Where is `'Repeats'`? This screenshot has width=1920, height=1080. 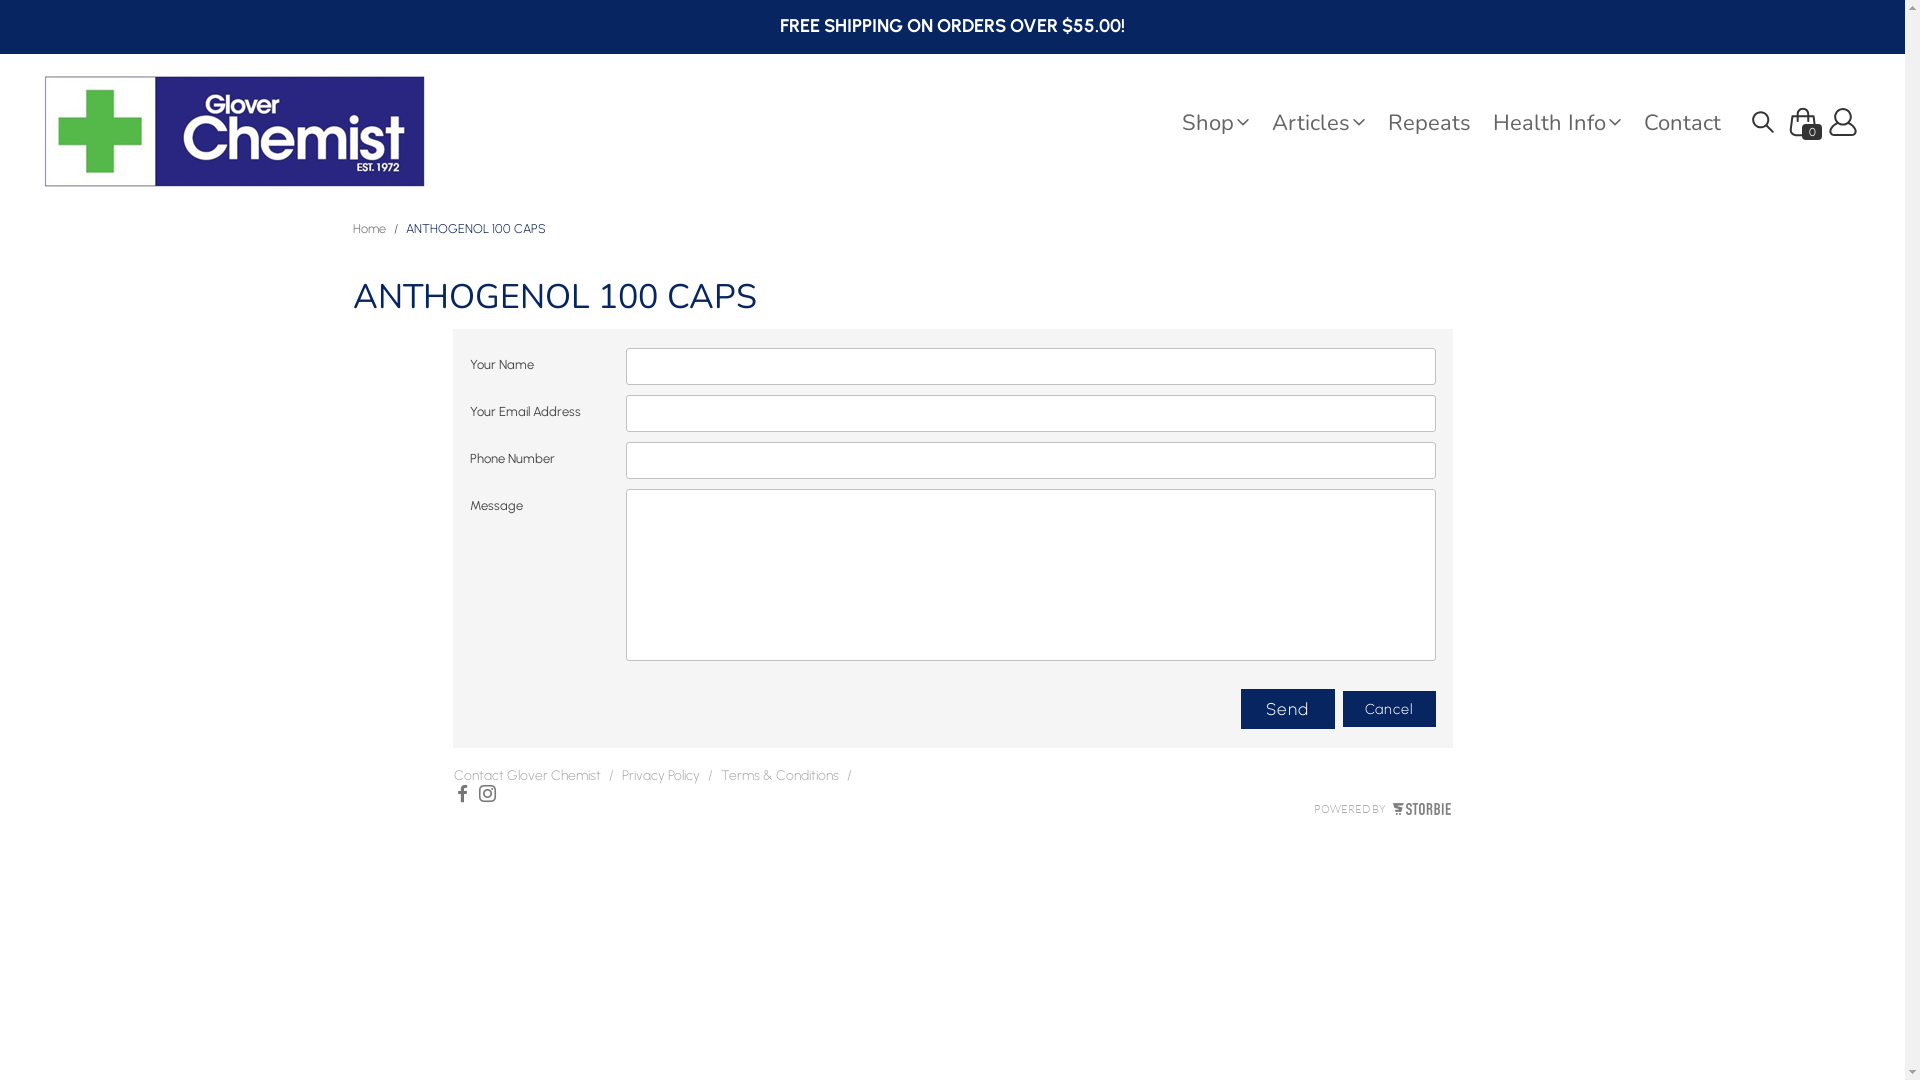 'Repeats' is located at coordinates (1440, 123).